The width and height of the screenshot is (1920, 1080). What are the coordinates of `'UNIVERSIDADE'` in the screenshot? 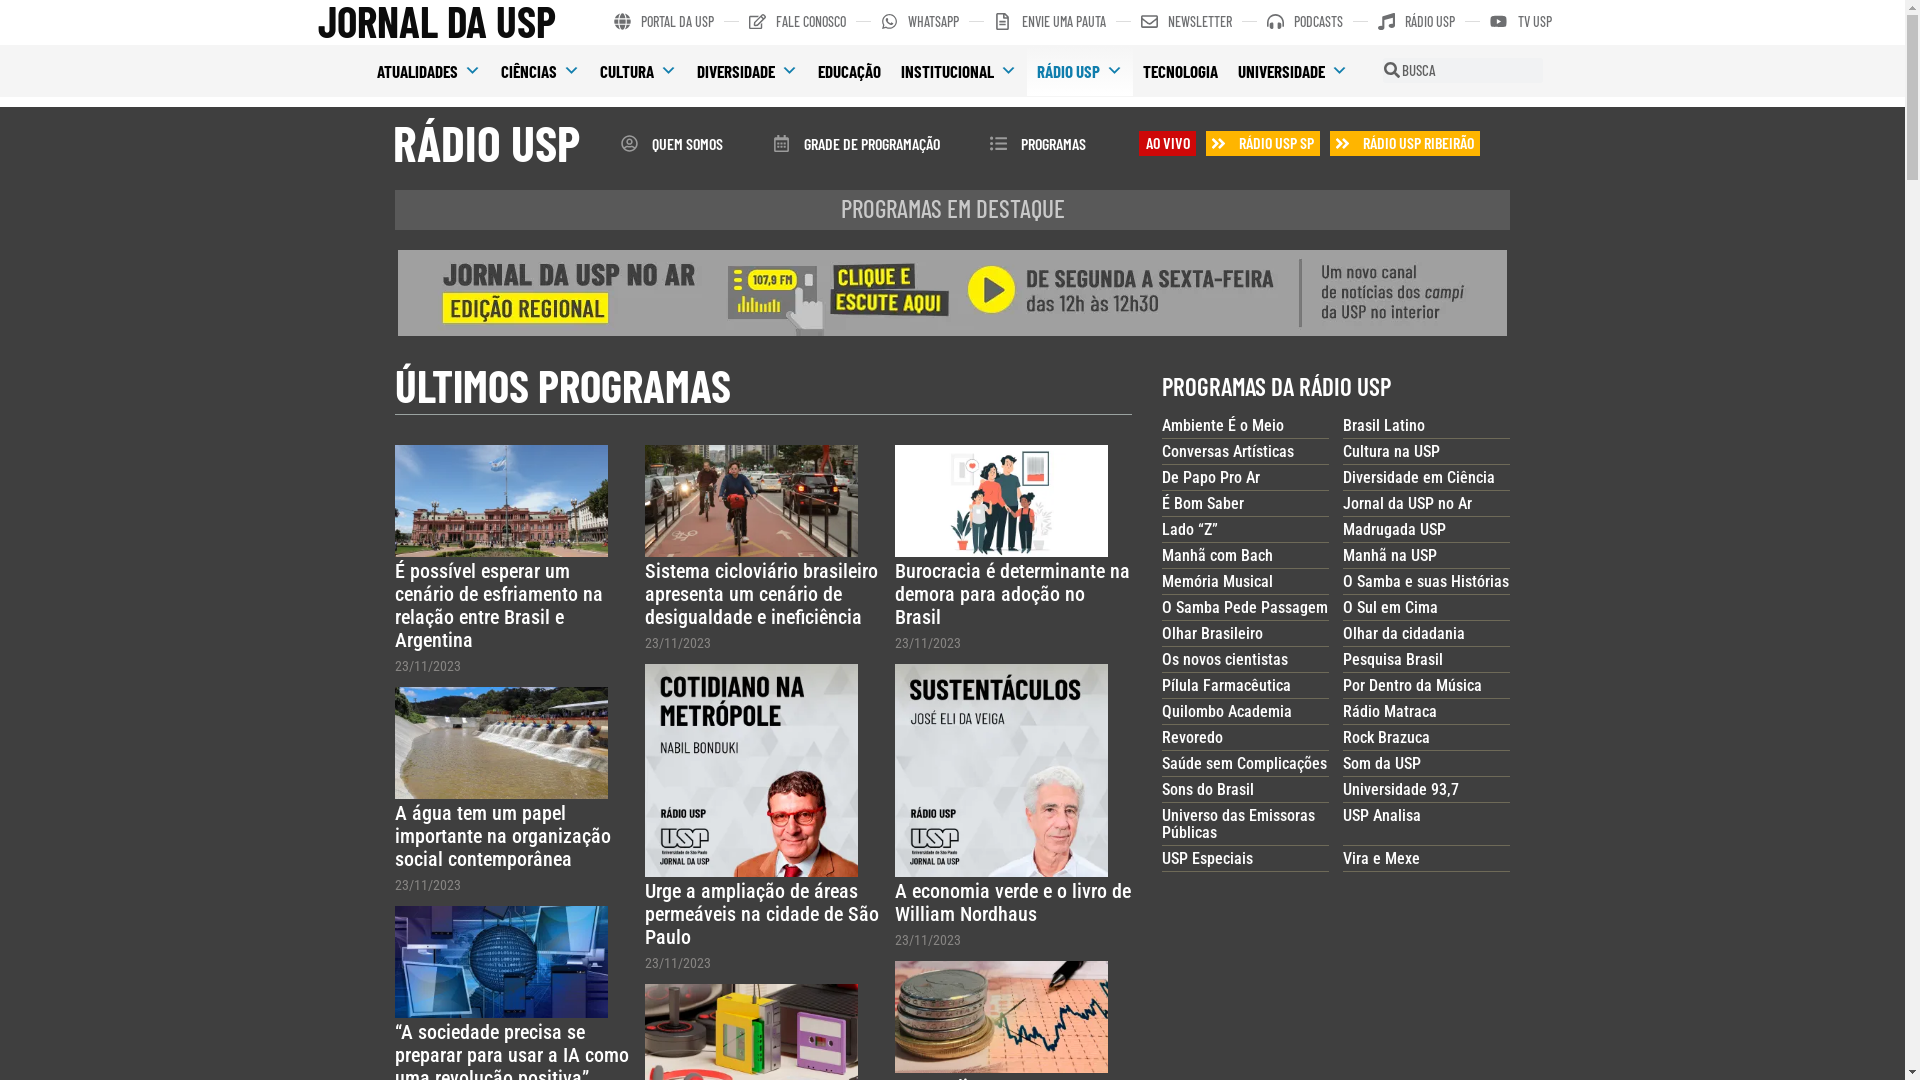 It's located at (1227, 69).